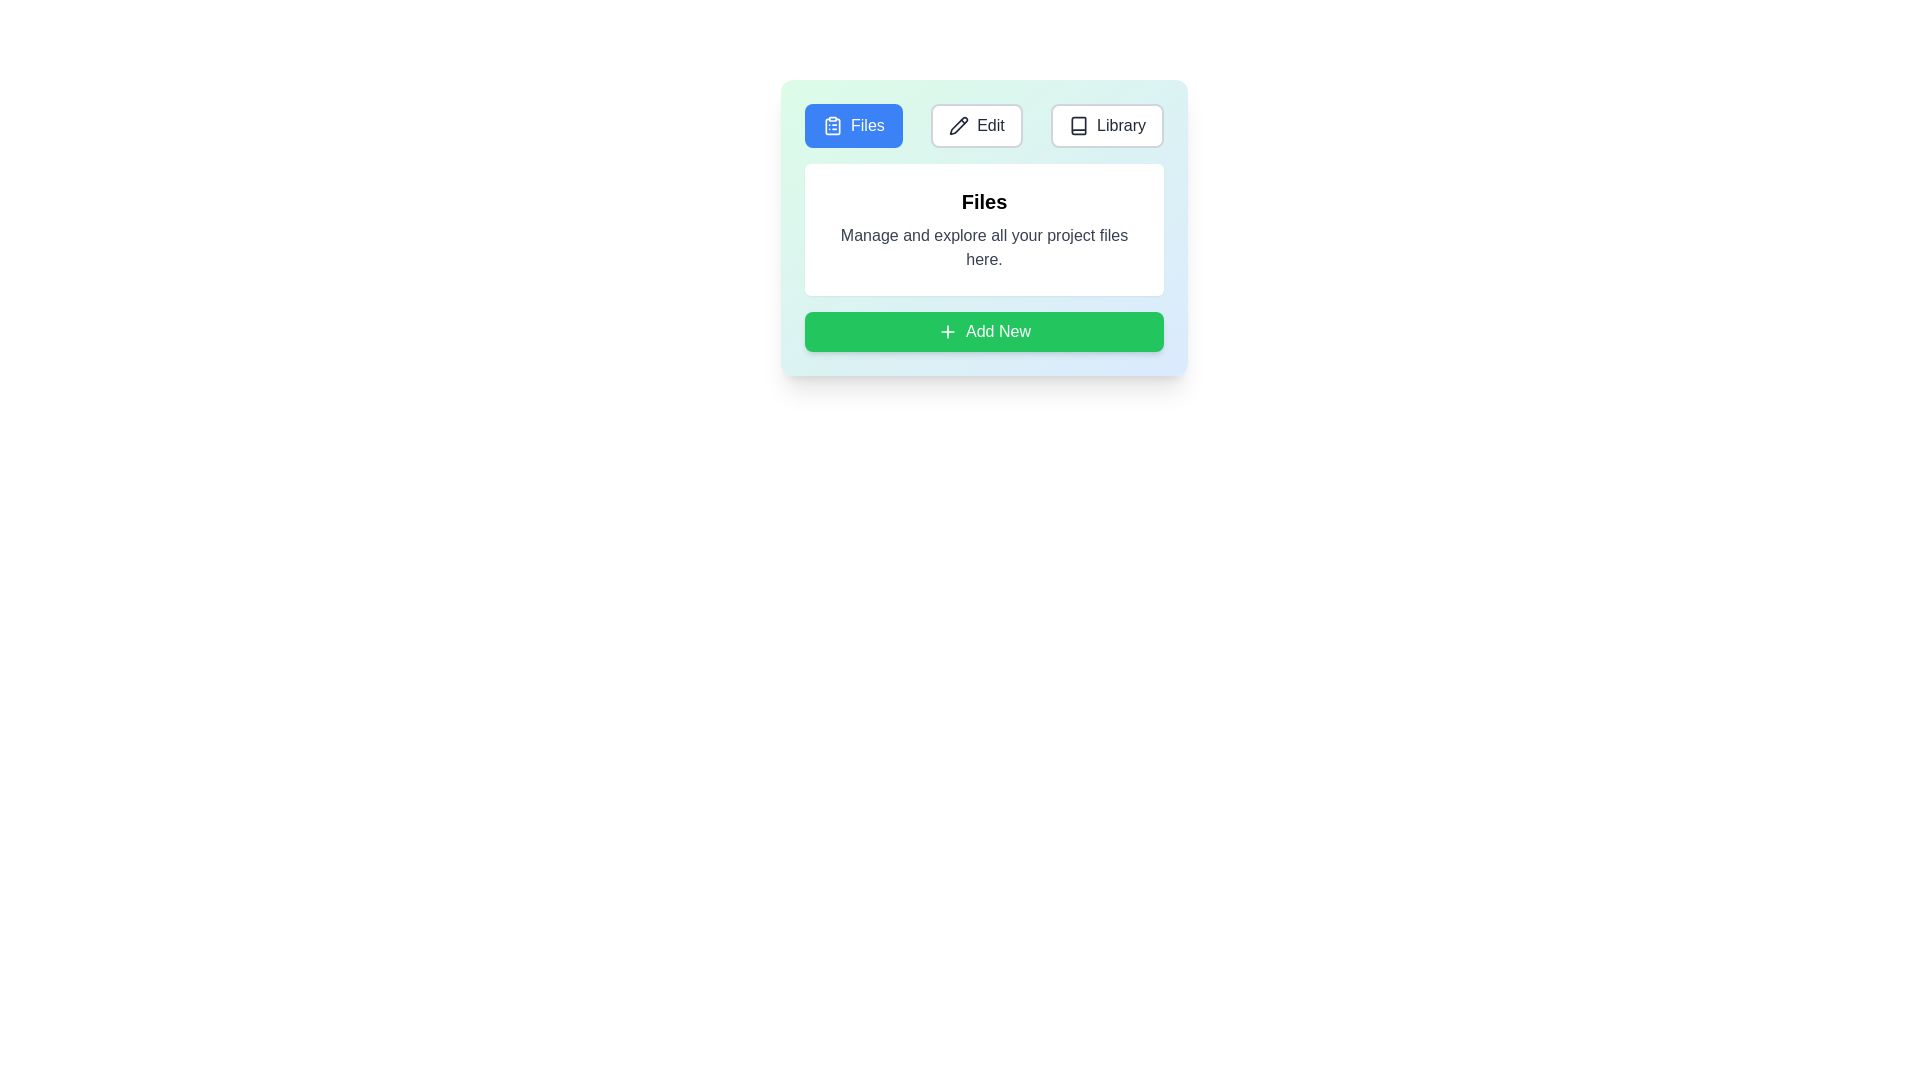 This screenshot has width=1920, height=1080. Describe the element at coordinates (976, 126) in the screenshot. I see `the tab labeled Edit` at that location.